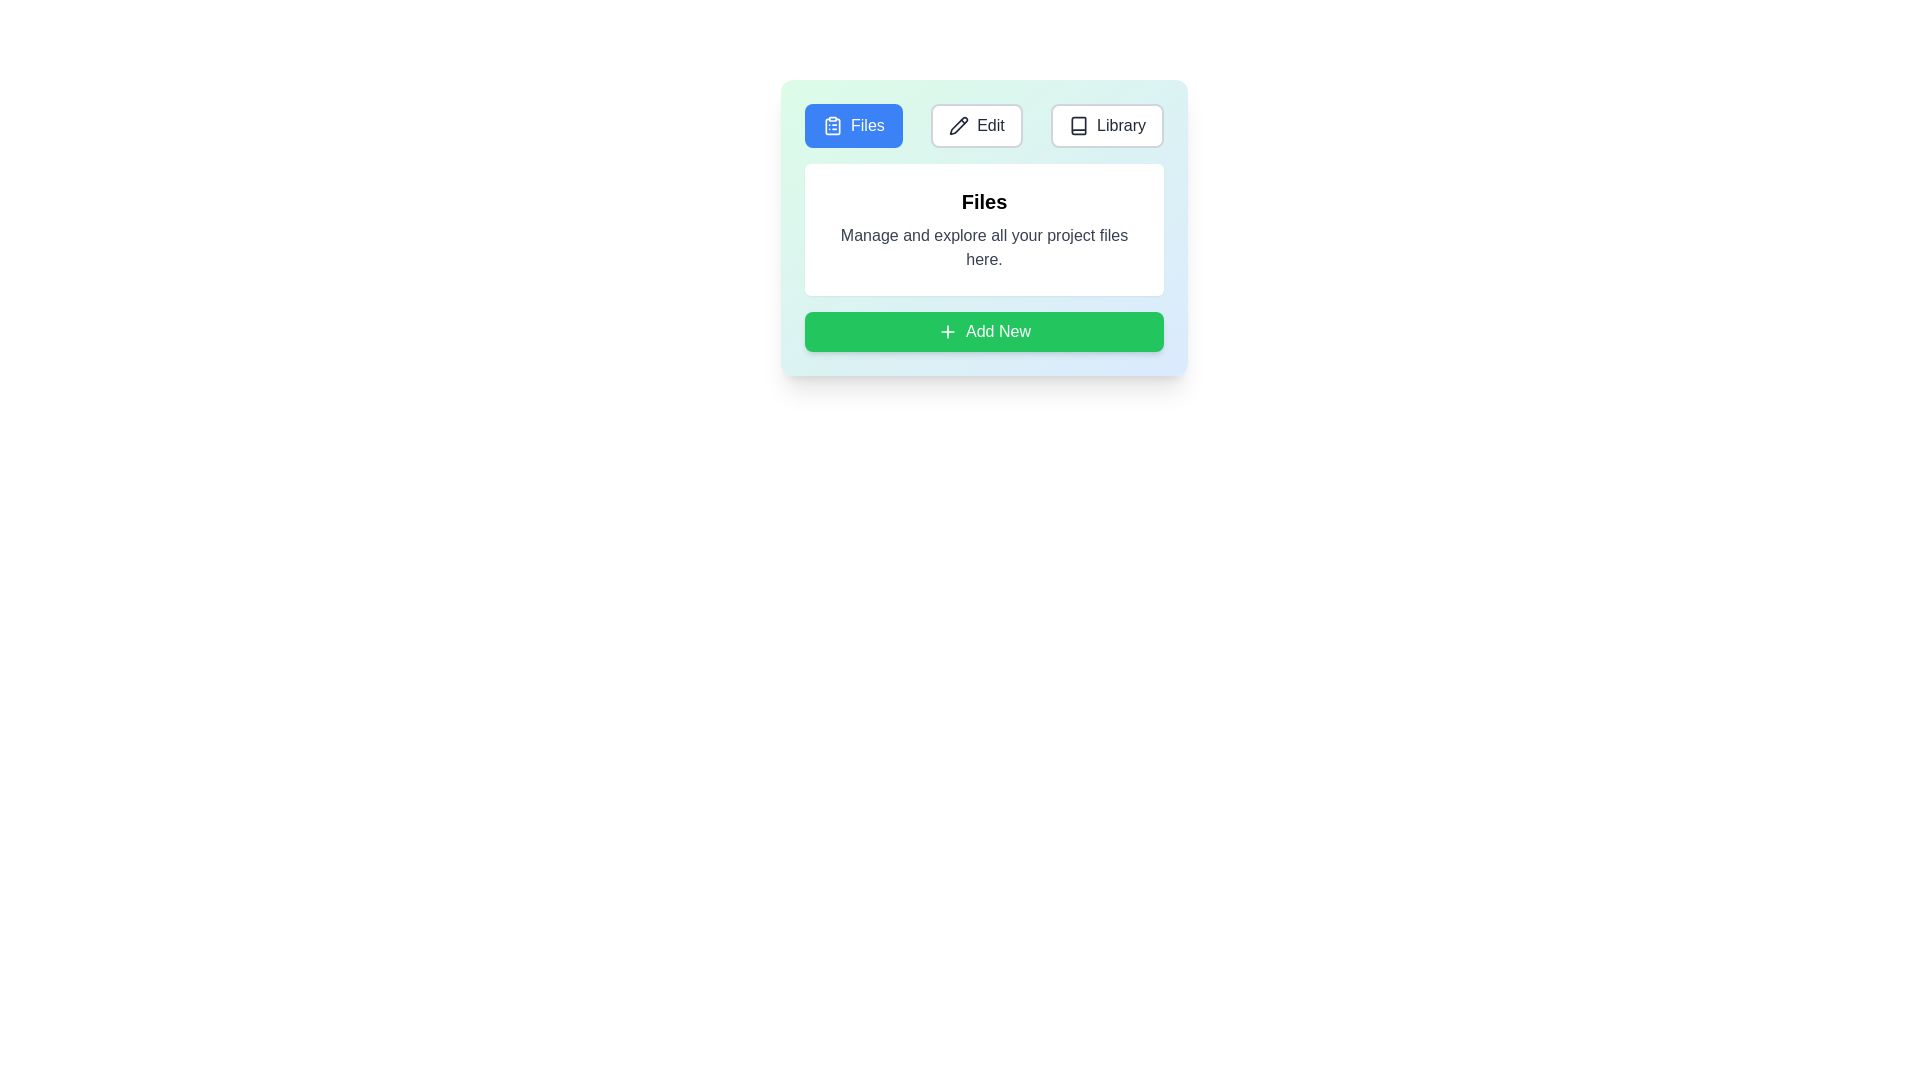 This screenshot has width=1920, height=1080. Describe the element at coordinates (976, 126) in the screenshot. I see `the tab labeled Edit` at that location.